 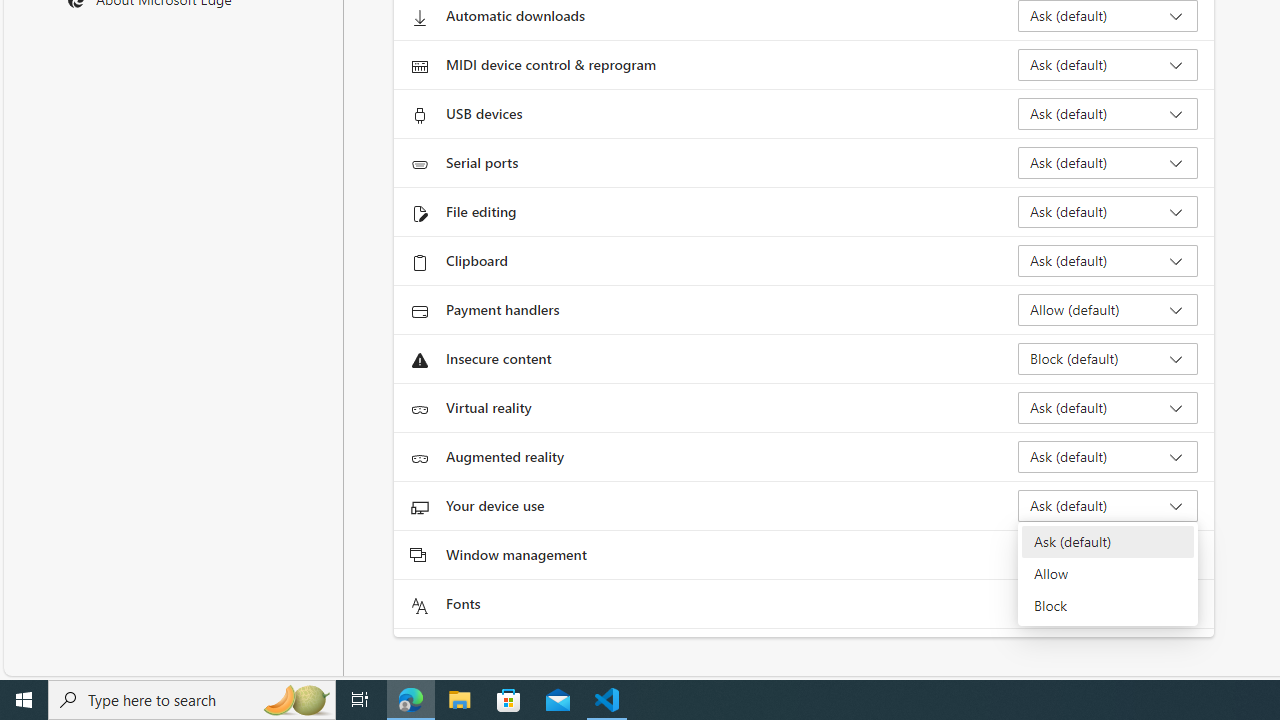 I want to click on 'Allow', so click(x=1106, y=573).